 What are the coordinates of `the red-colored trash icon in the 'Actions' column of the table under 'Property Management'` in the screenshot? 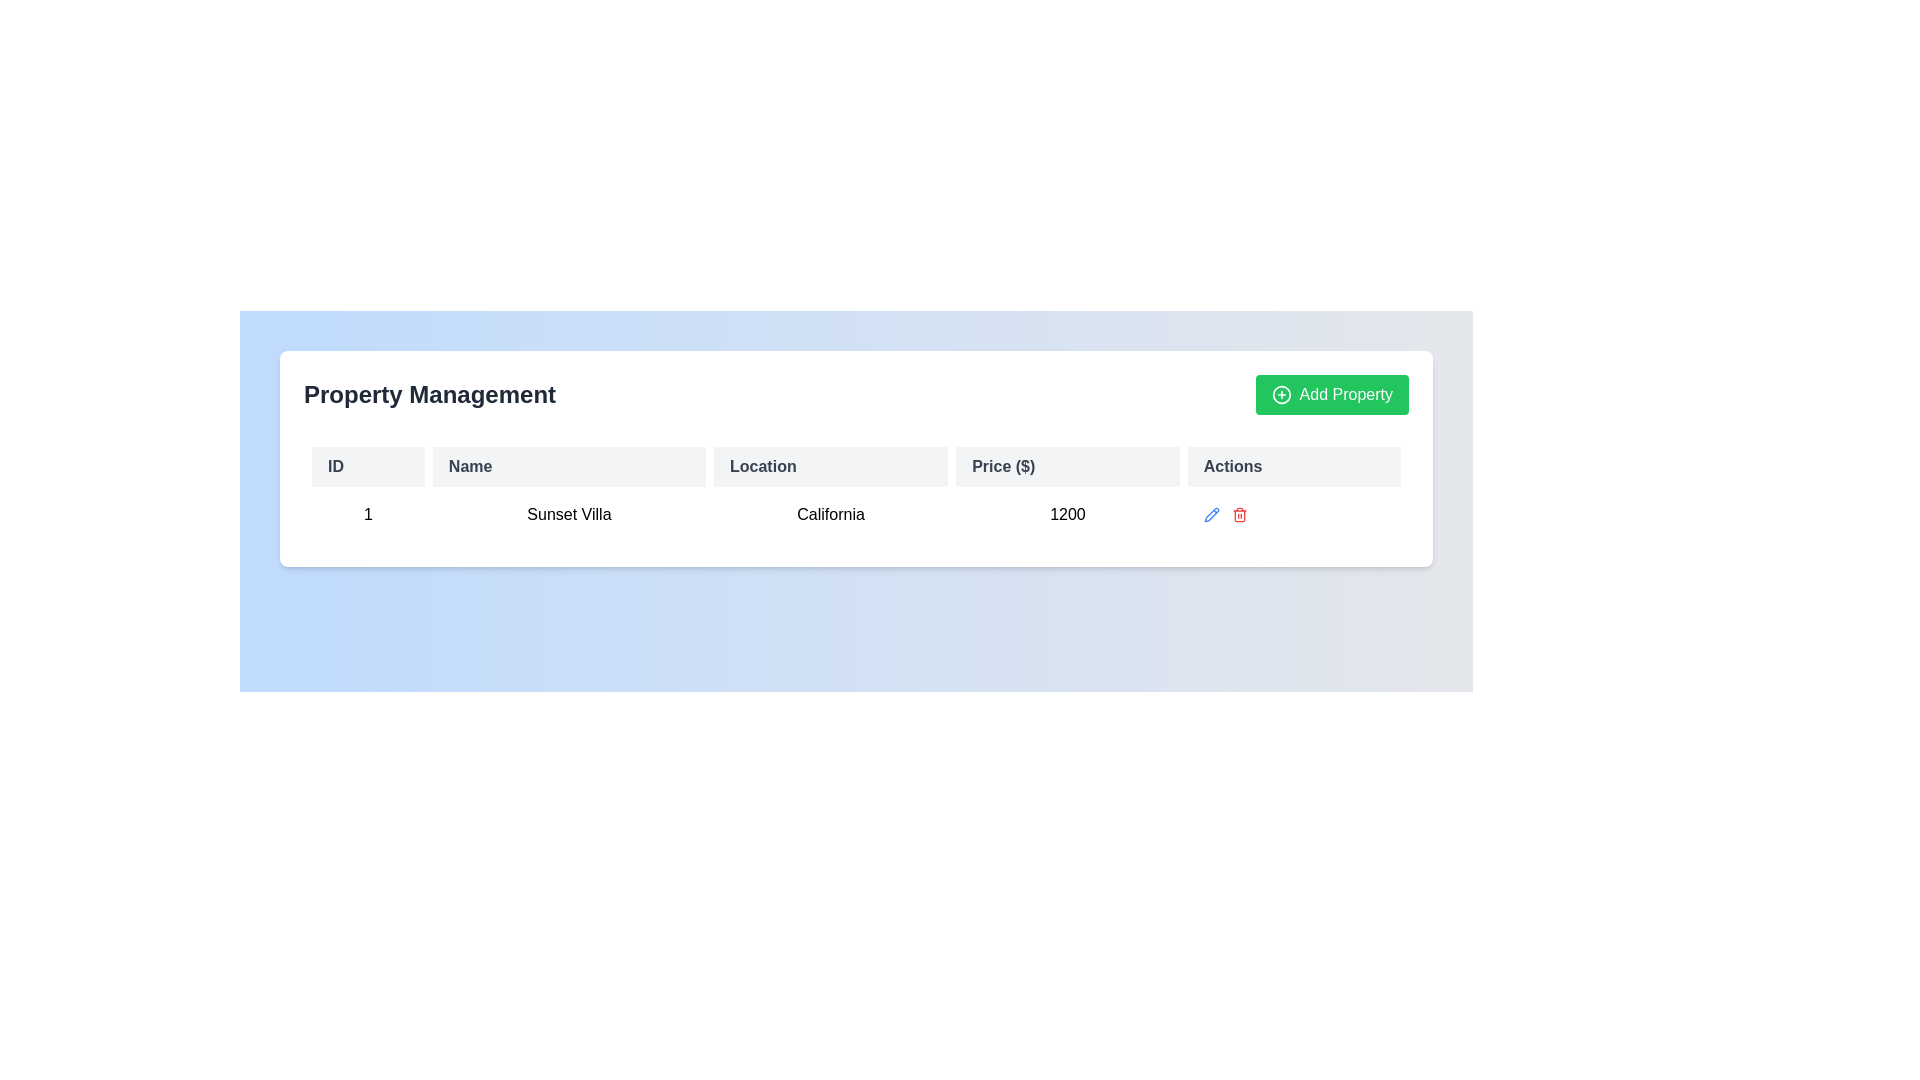 It's located at (1238, 514).